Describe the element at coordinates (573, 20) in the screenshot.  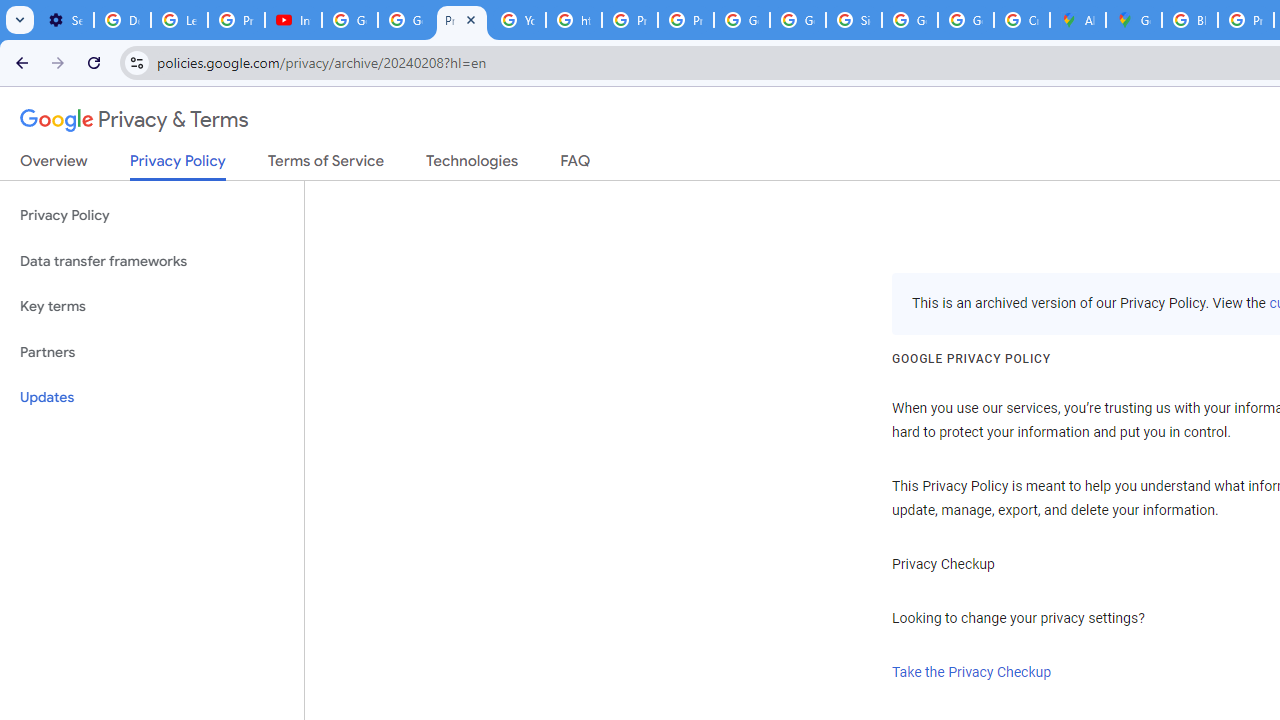
I see `'https://scholar.google.com/'` at that location.